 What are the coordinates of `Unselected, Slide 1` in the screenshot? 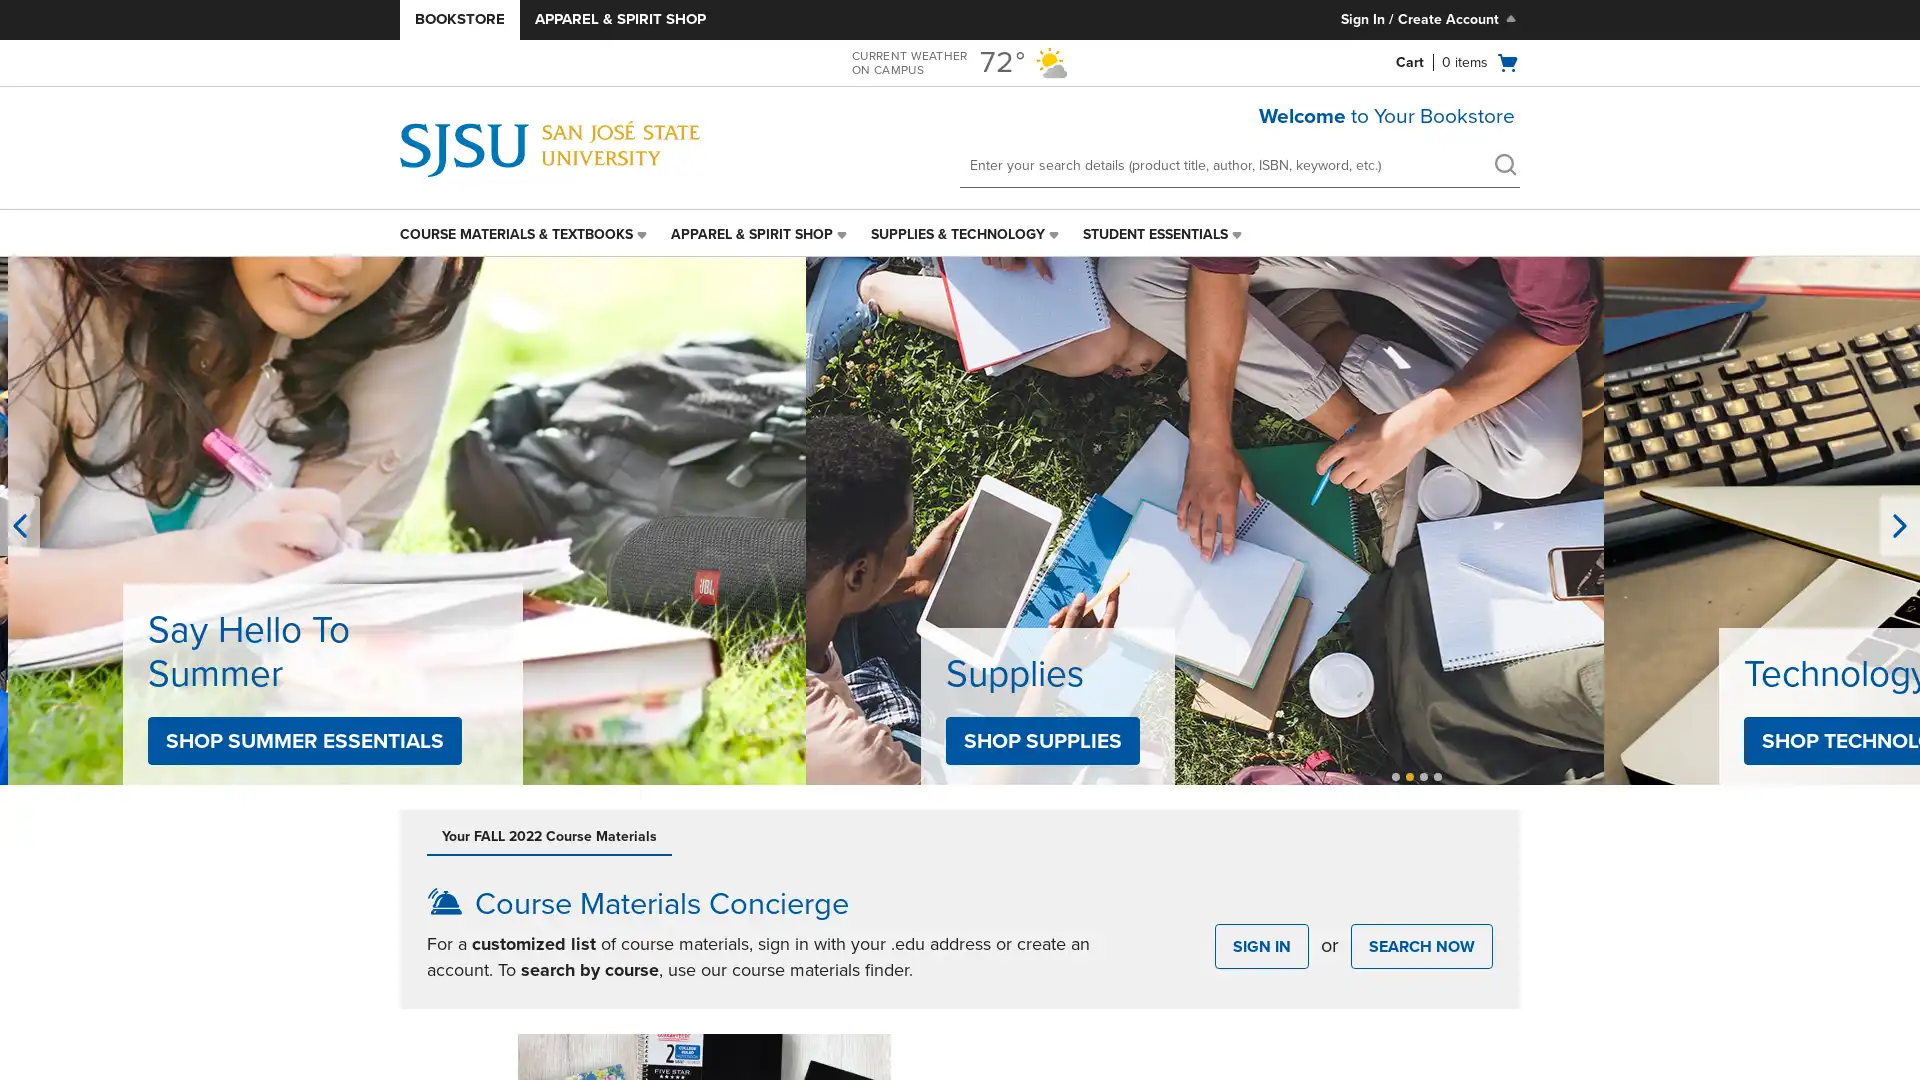 It's located at (1395, 775).